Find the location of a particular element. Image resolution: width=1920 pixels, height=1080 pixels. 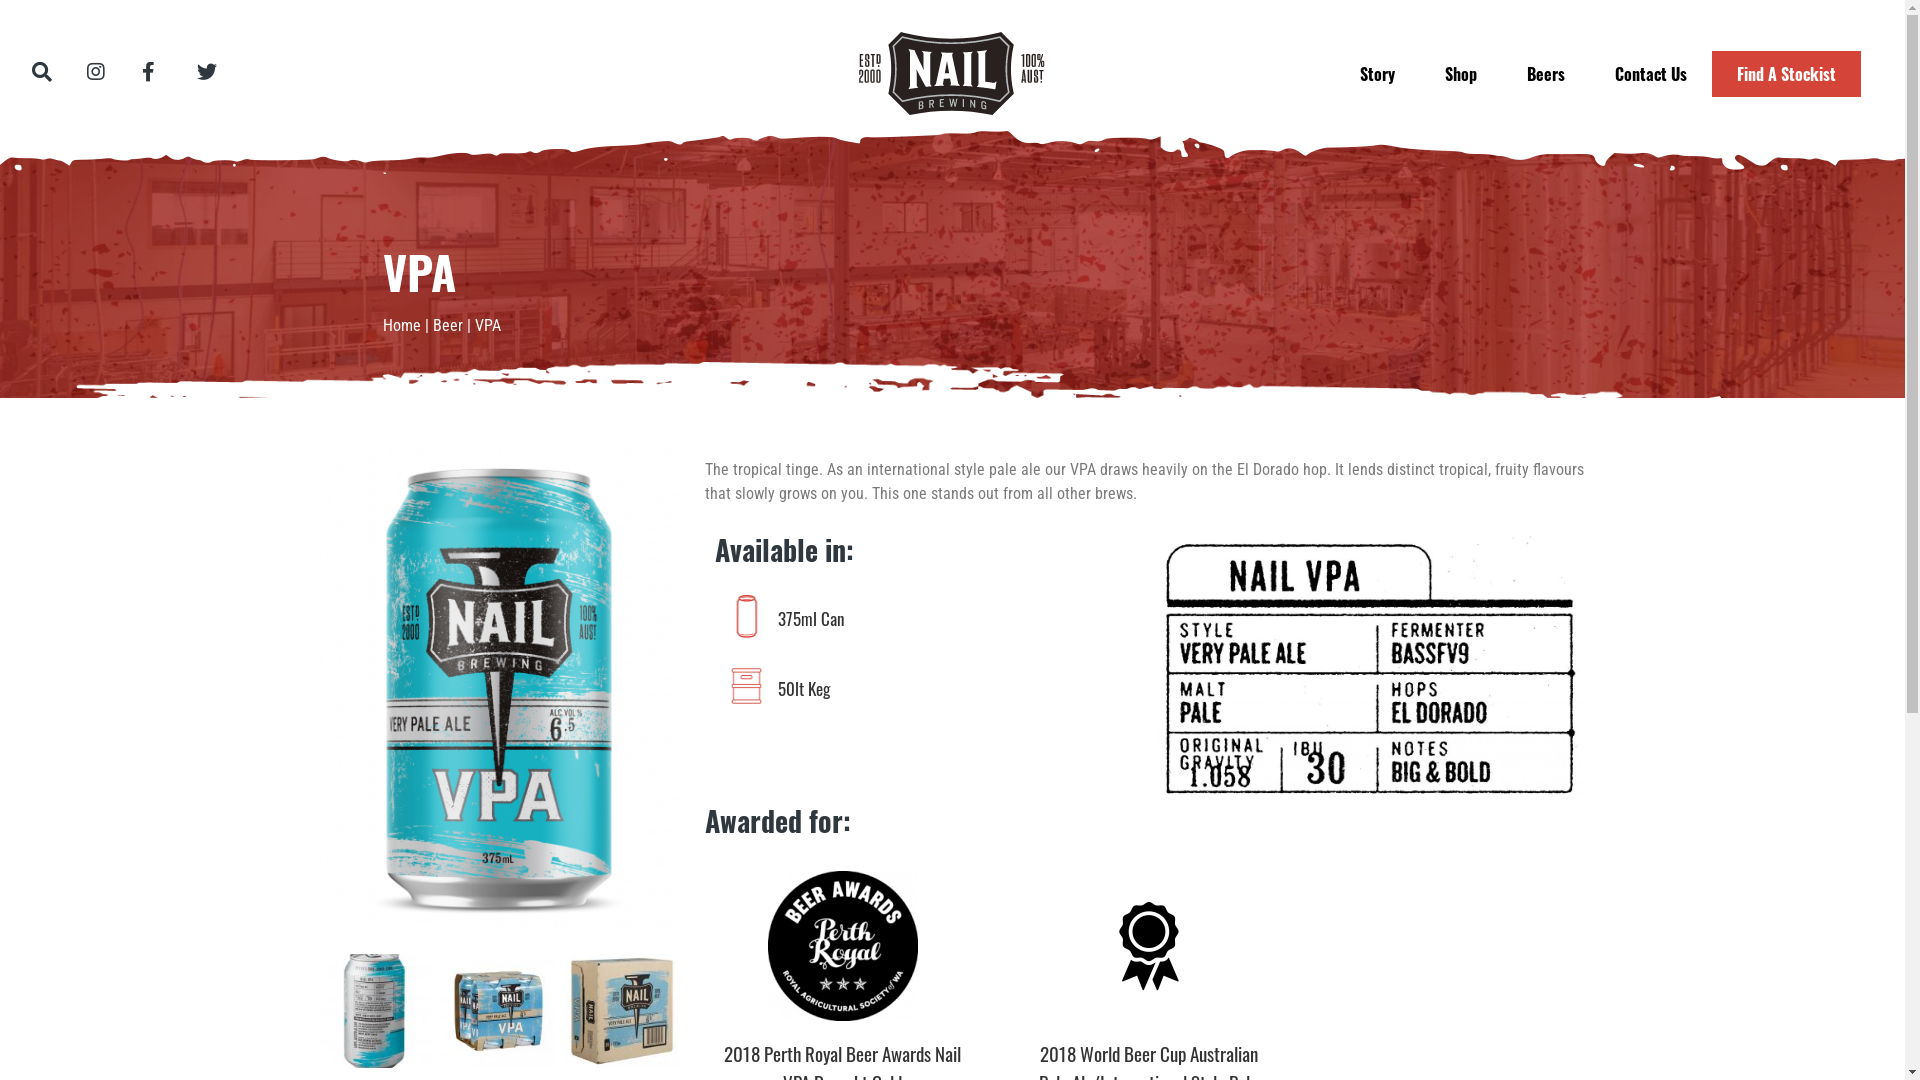

'Home' is located at coordinates (400, 324).